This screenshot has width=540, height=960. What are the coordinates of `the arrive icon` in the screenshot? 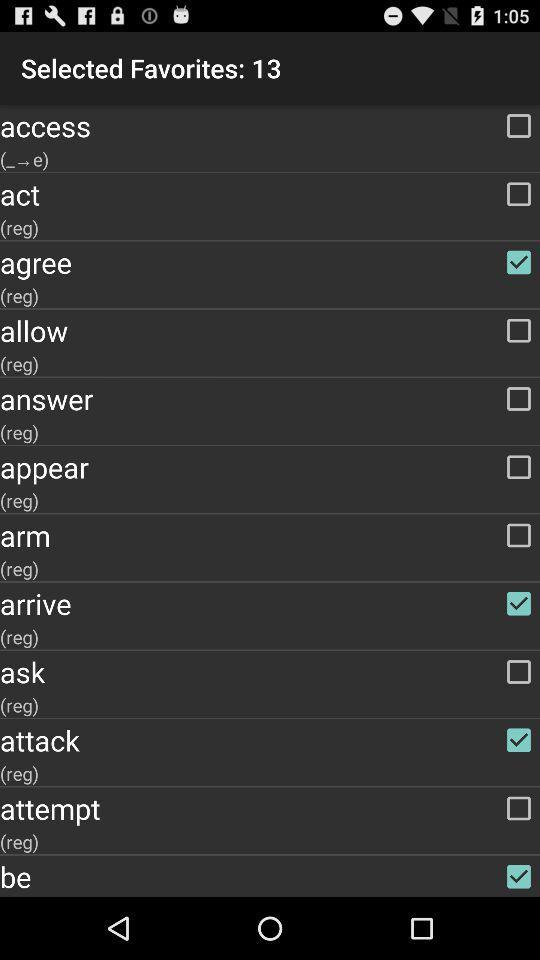 It's located at (270, 602).